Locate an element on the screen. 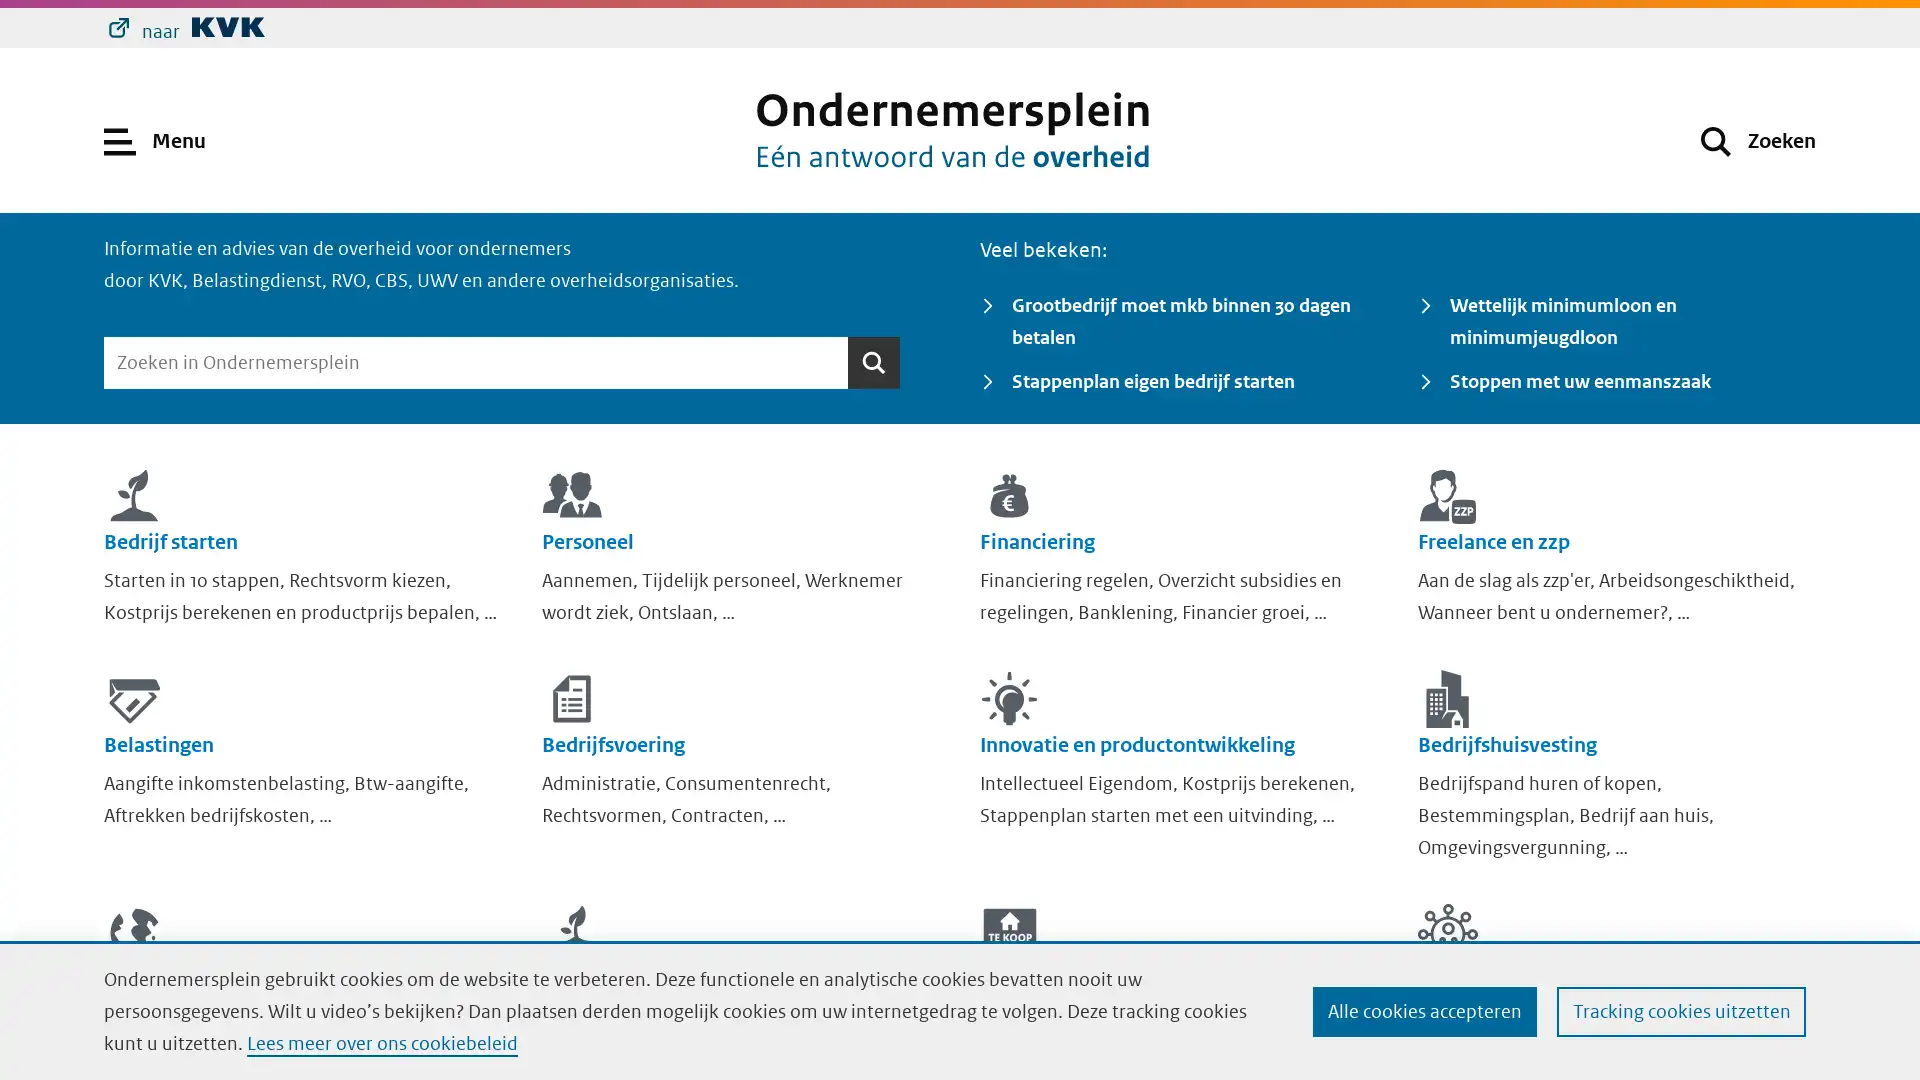 This screenshot has width=1920, height=1080. Tracking cookies uitzetten is located at coordinates (1680, 1011).